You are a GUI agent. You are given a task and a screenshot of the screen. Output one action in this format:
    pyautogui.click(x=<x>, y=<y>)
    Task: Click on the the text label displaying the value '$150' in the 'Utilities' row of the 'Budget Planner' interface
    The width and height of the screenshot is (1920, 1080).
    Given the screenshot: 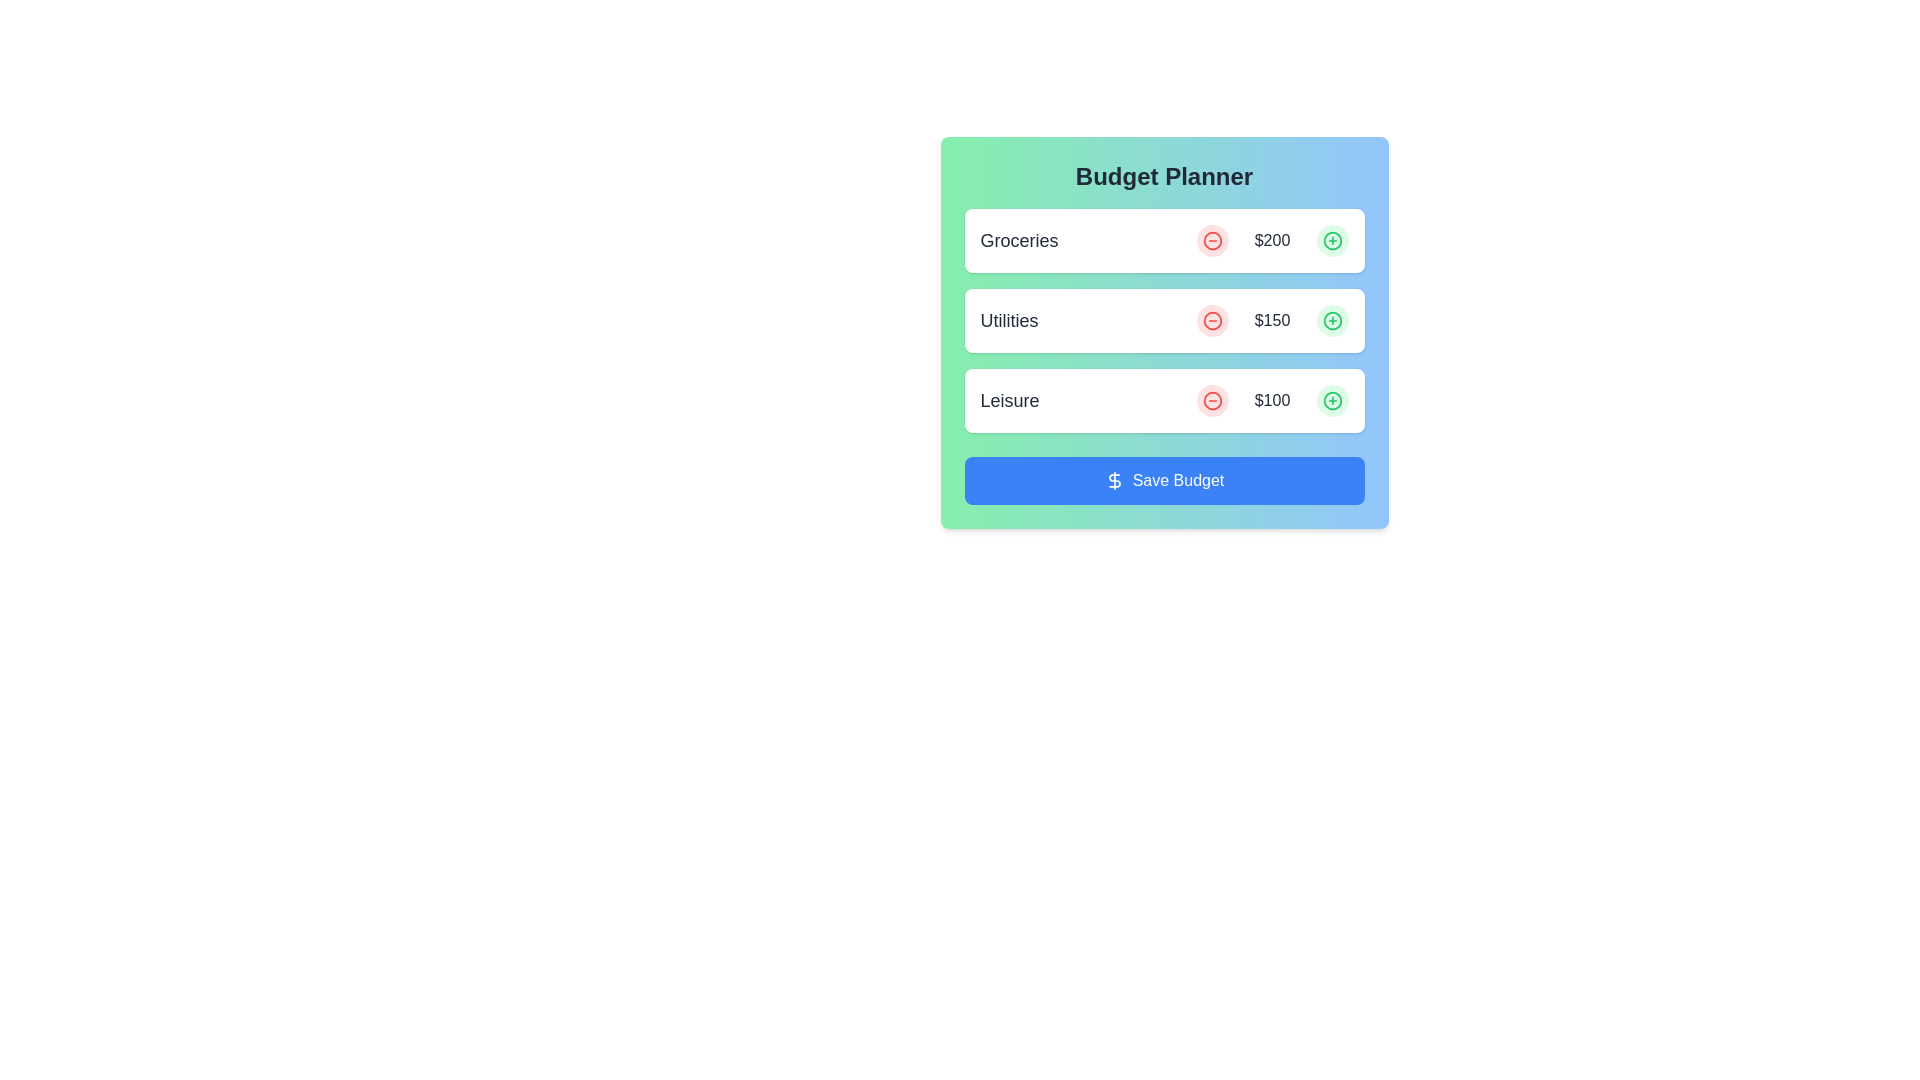 What is the action you would take?
    pyautogui.click(x=1271, y=319)
    